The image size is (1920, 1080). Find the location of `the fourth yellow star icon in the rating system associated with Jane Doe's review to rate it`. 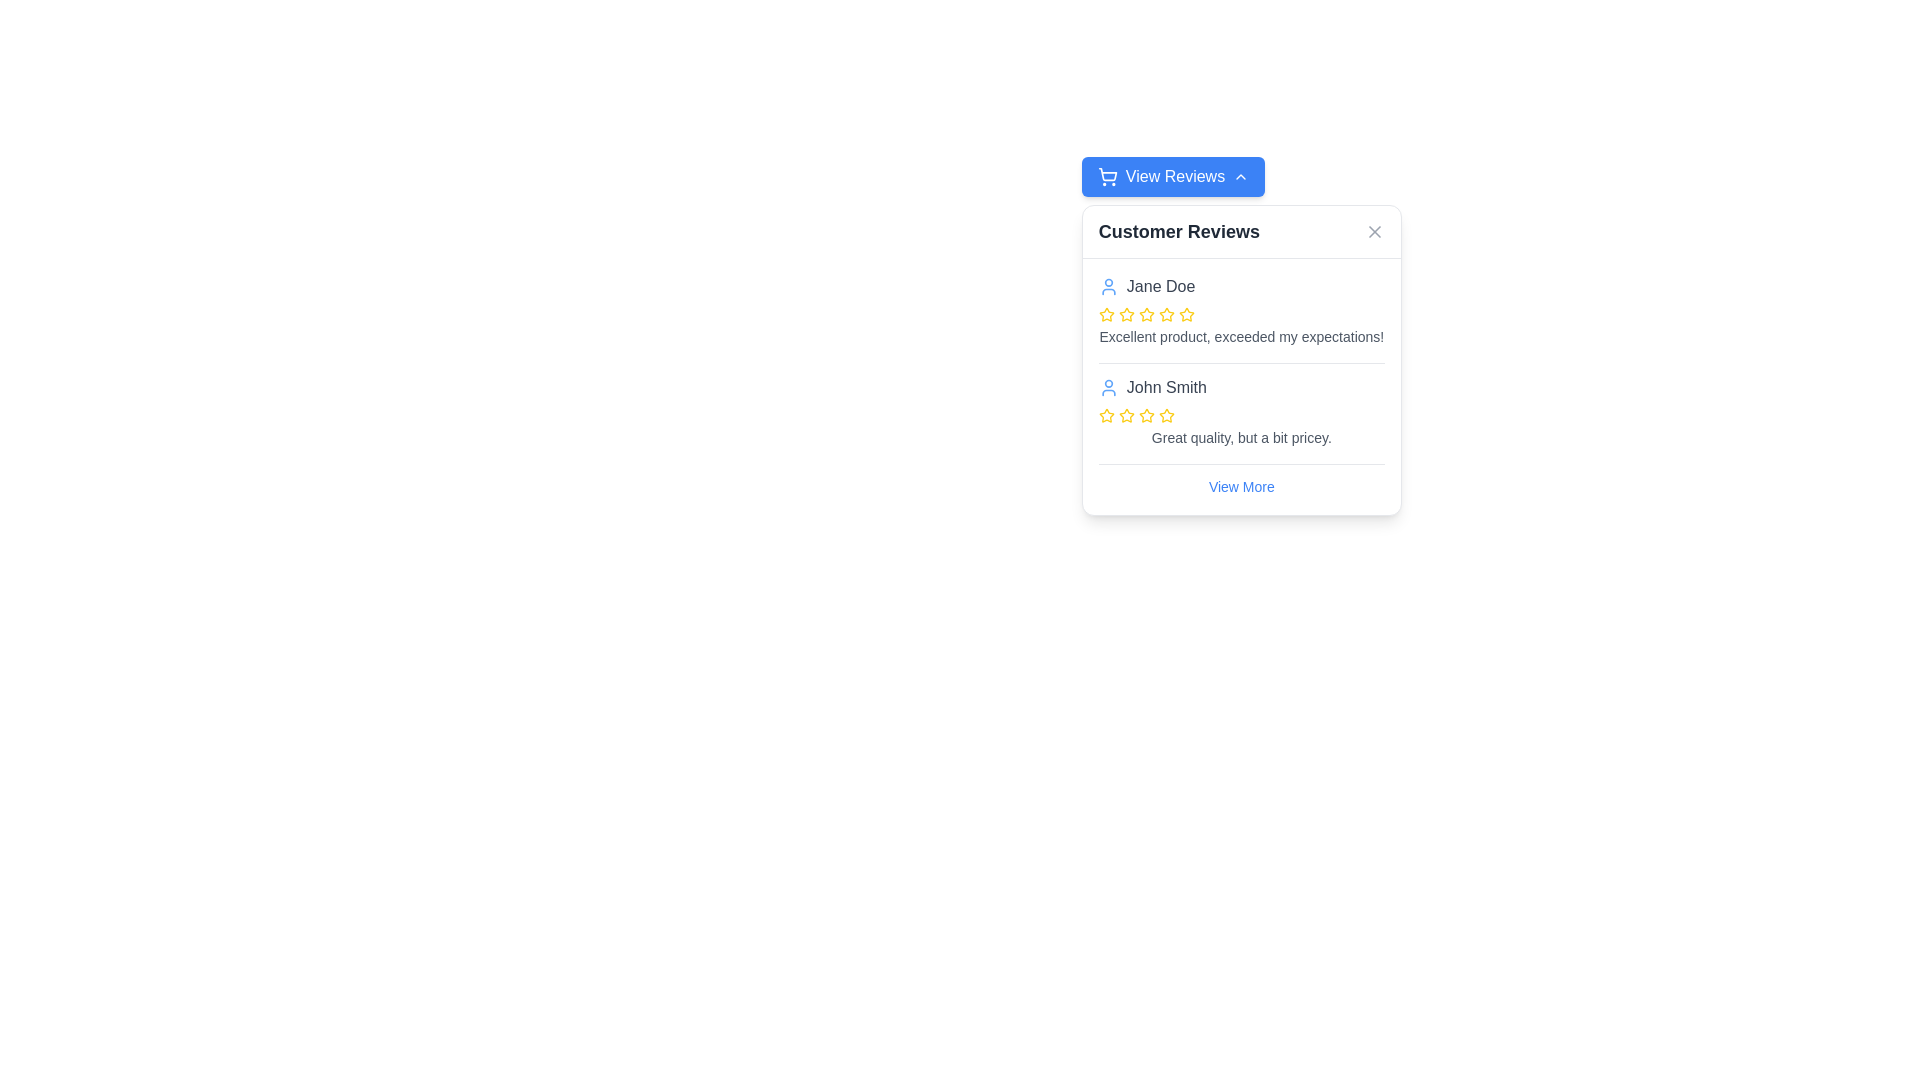

the fourth yellow star icon in the rating system associated with Jane Doe's review to rate it is located at coordinates (1186, 314).